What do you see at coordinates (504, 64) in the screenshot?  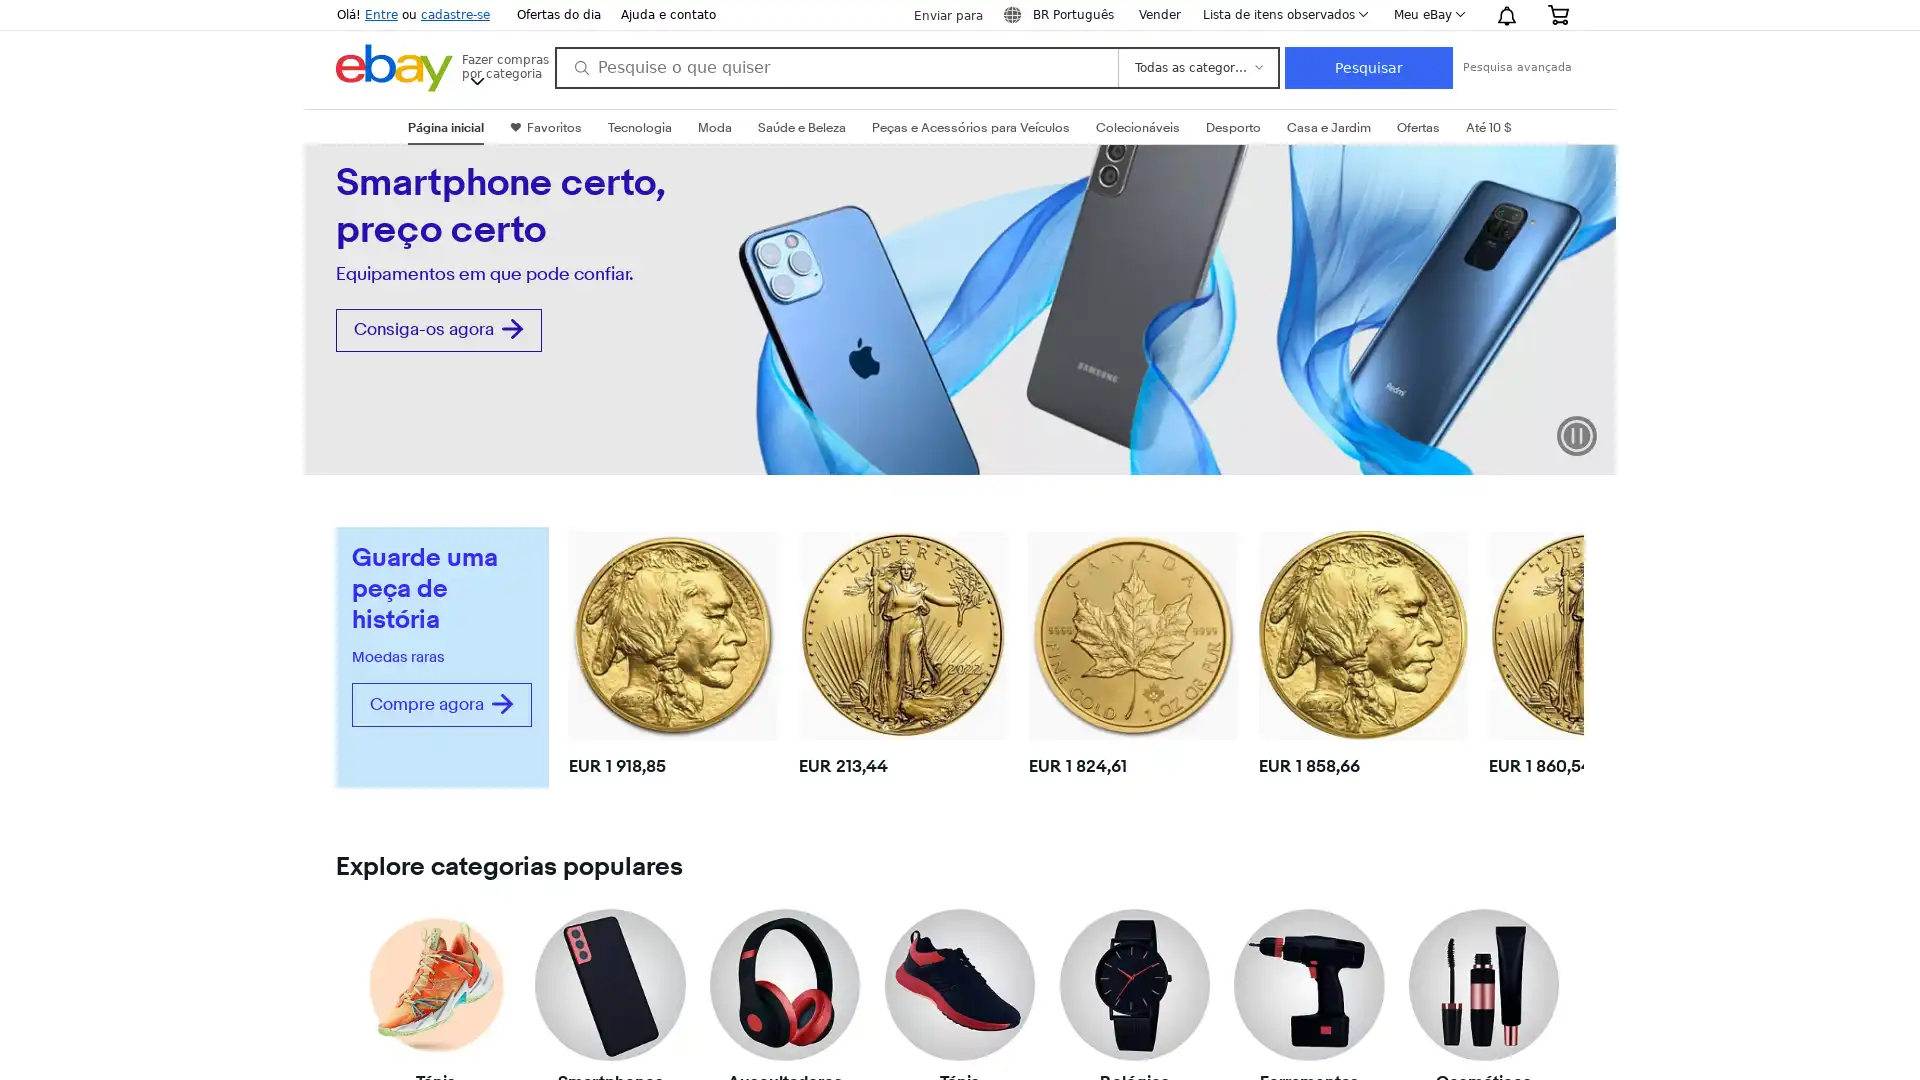 I see `Fazer compras por categoria` at bounding box center [504, 64].